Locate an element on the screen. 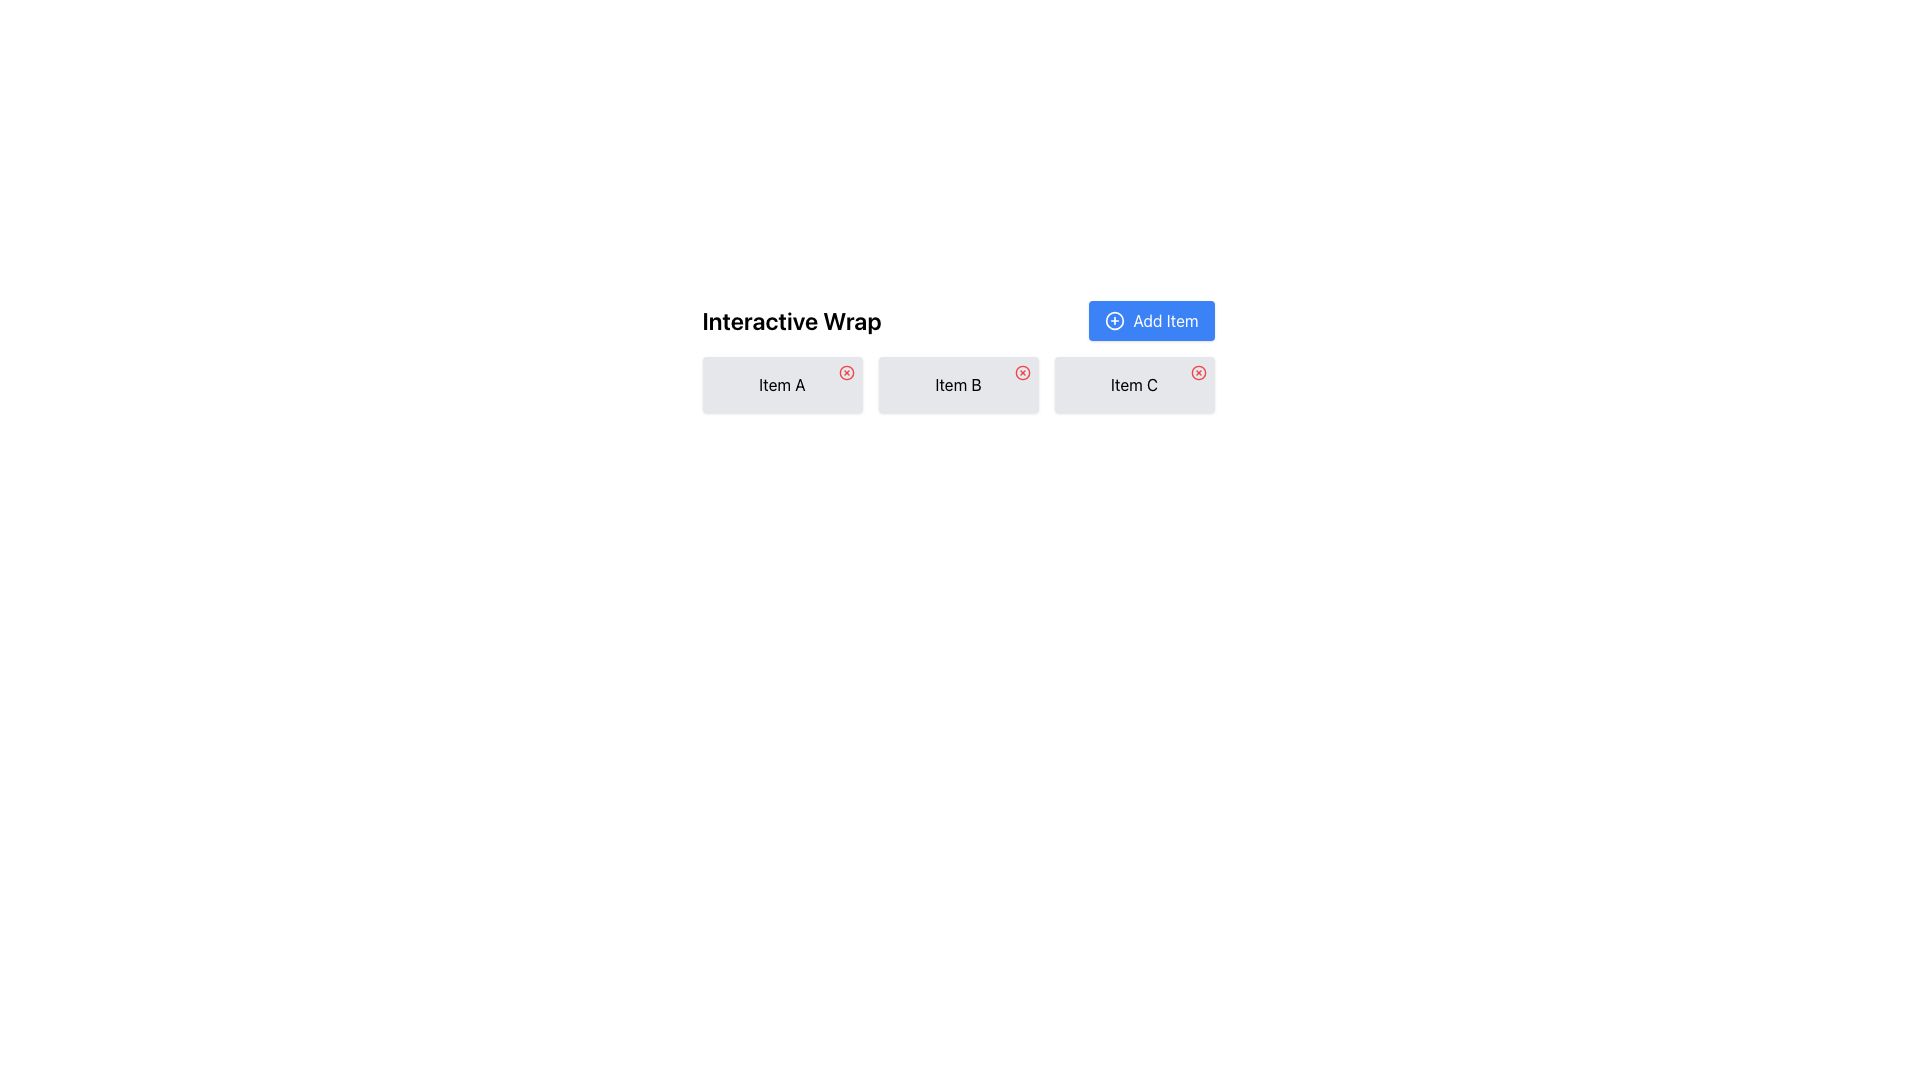 The width and height of the screenshot is (1920, 1080). the delete button is located at coordinates (1022, 373).